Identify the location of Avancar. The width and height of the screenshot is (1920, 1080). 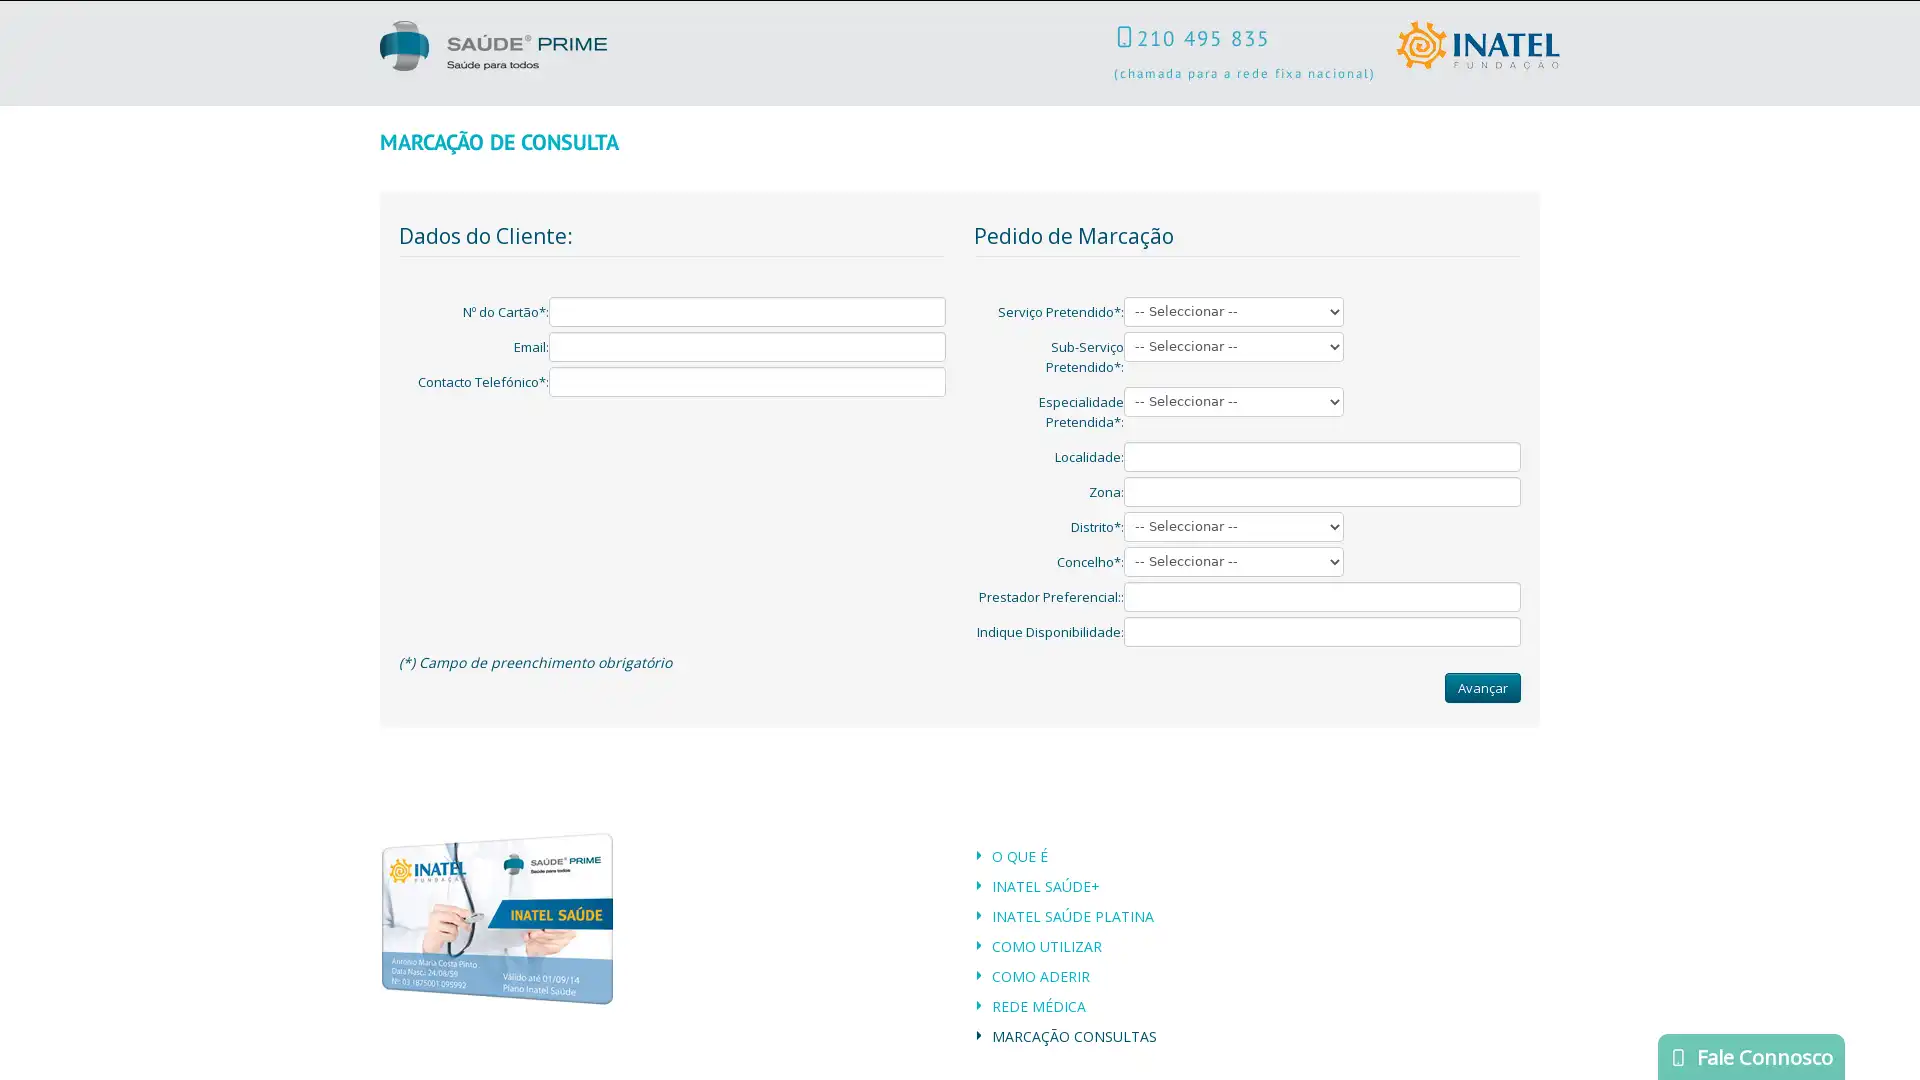
(1483, 685).